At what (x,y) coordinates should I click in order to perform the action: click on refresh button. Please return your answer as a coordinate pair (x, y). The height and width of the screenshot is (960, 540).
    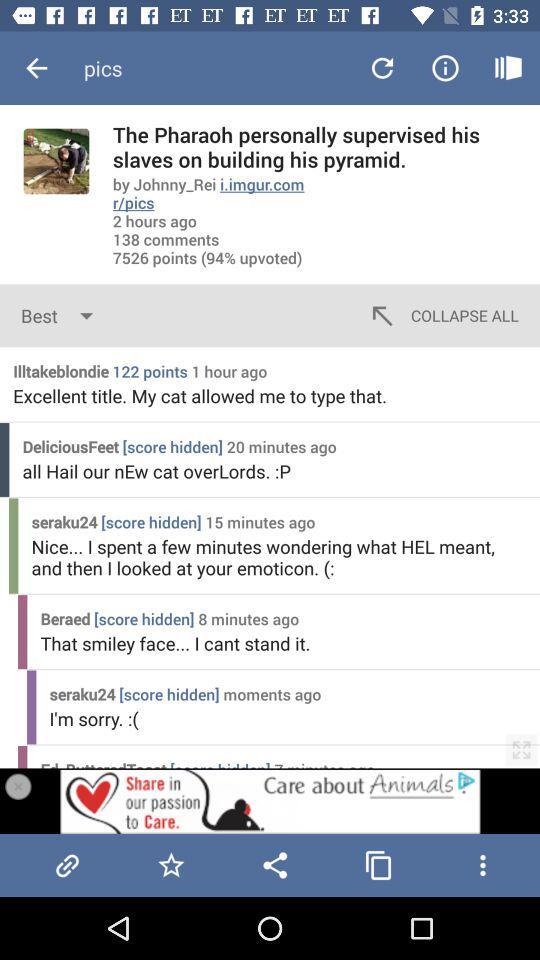
    Looking at the image, I should click on (382, 68).